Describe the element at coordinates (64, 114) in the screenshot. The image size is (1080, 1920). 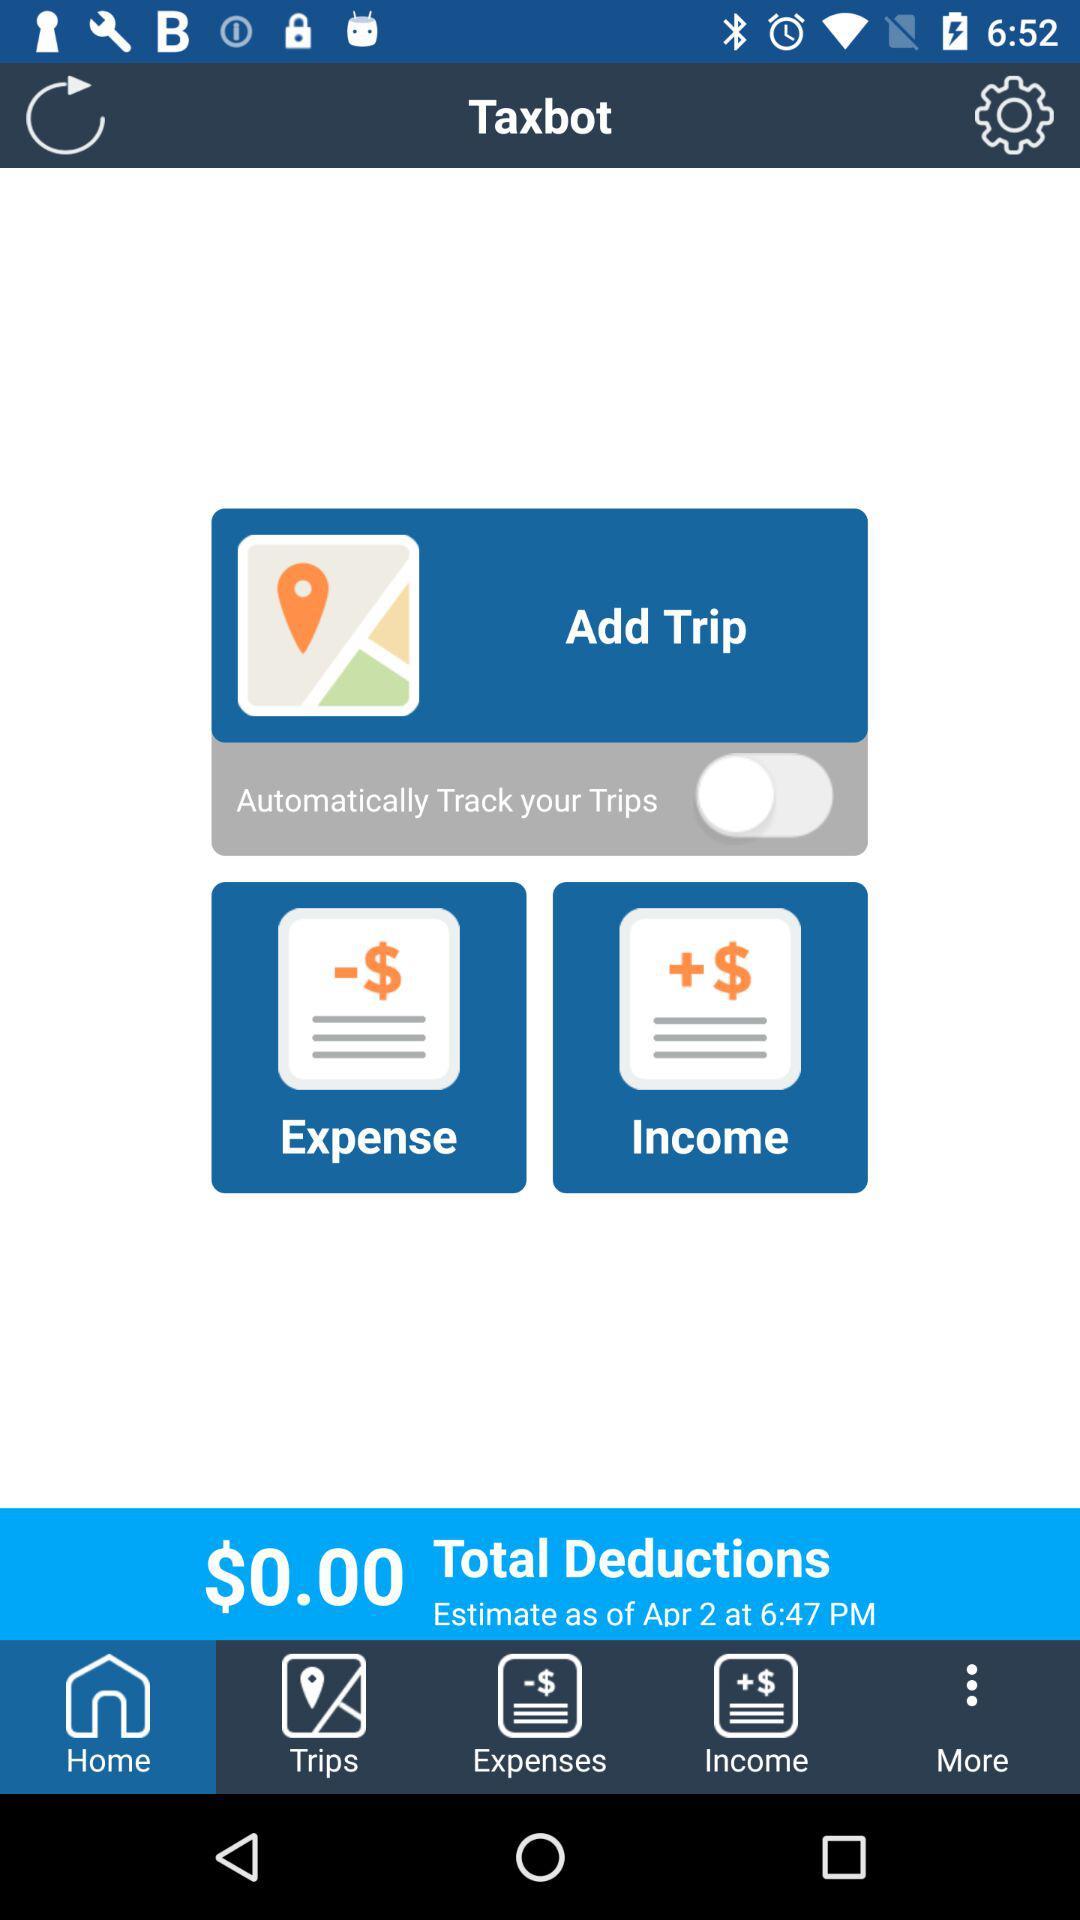
I see `the app next to taxbot icon` at that location.